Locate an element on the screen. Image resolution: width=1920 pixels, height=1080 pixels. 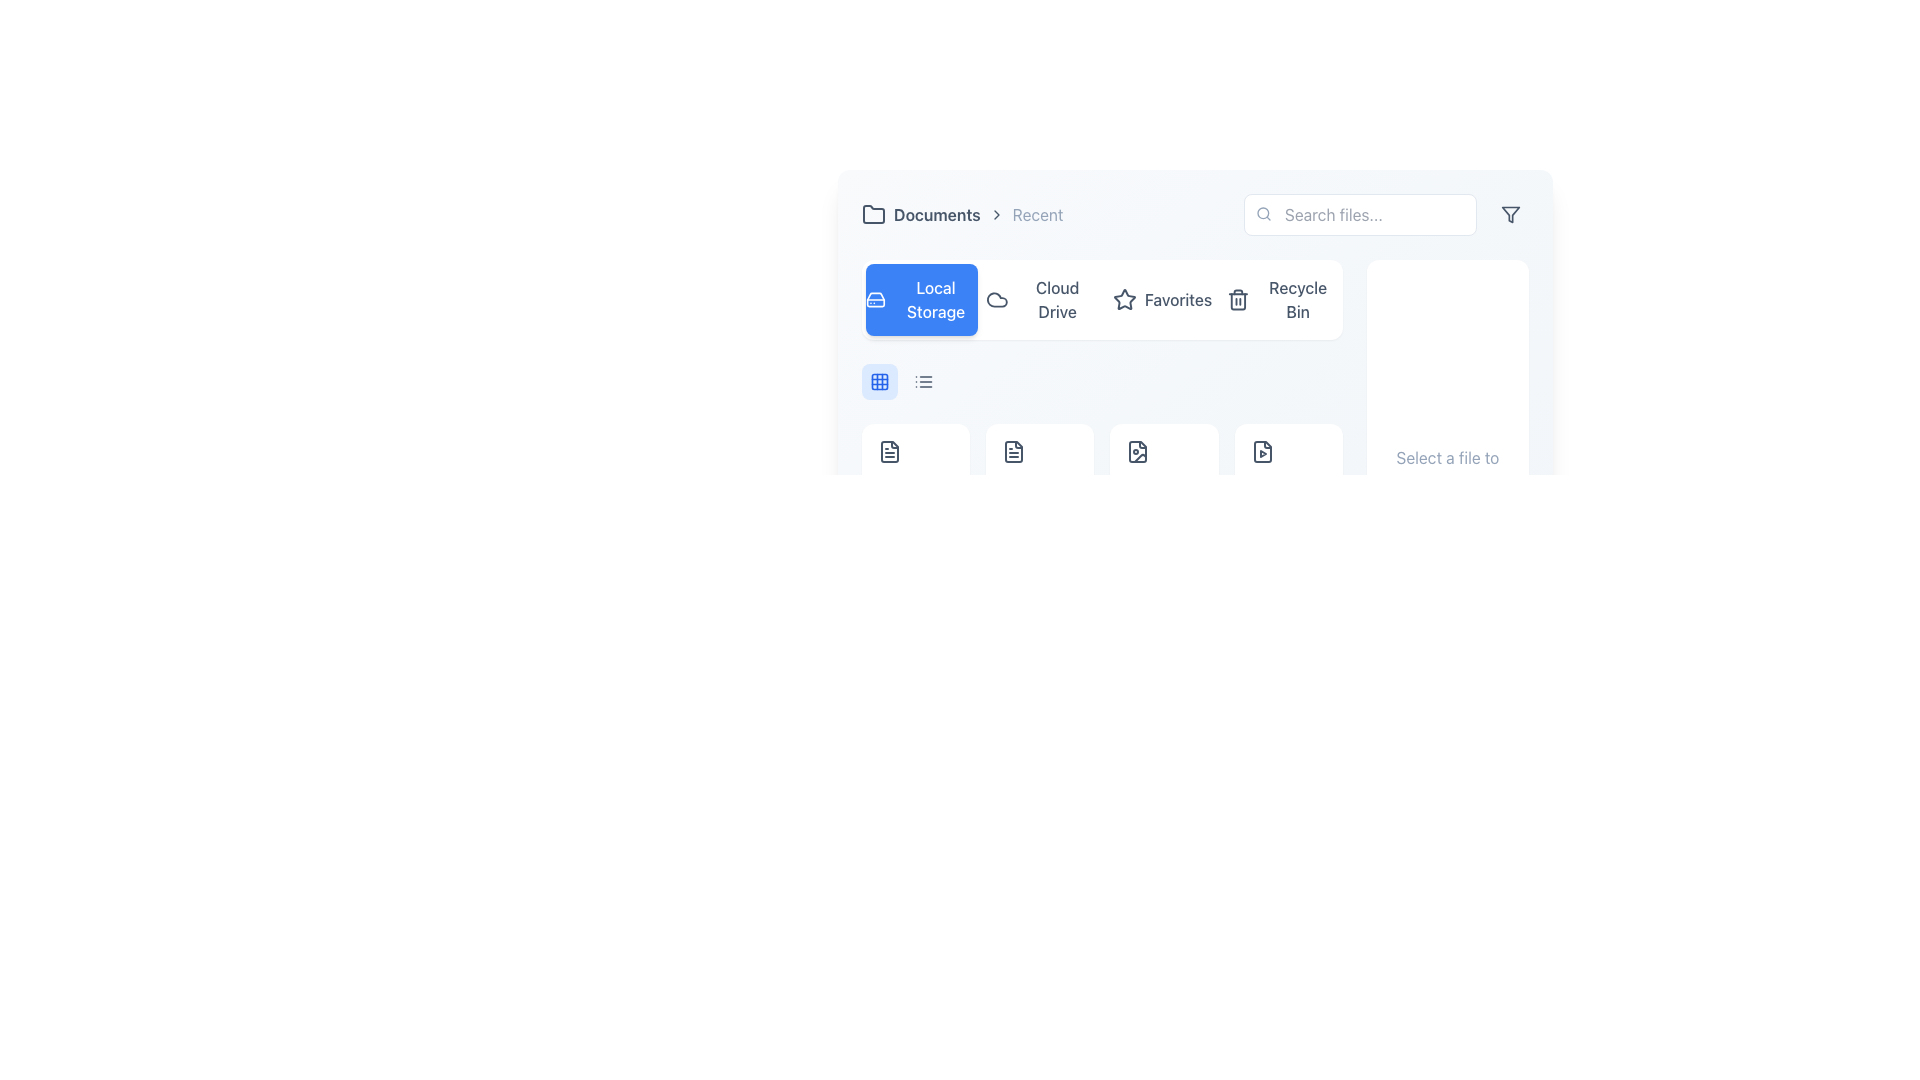
the search icon located to the left inside the search input field in the upper-right portion of the interface is located at coordinates (1262, 213).